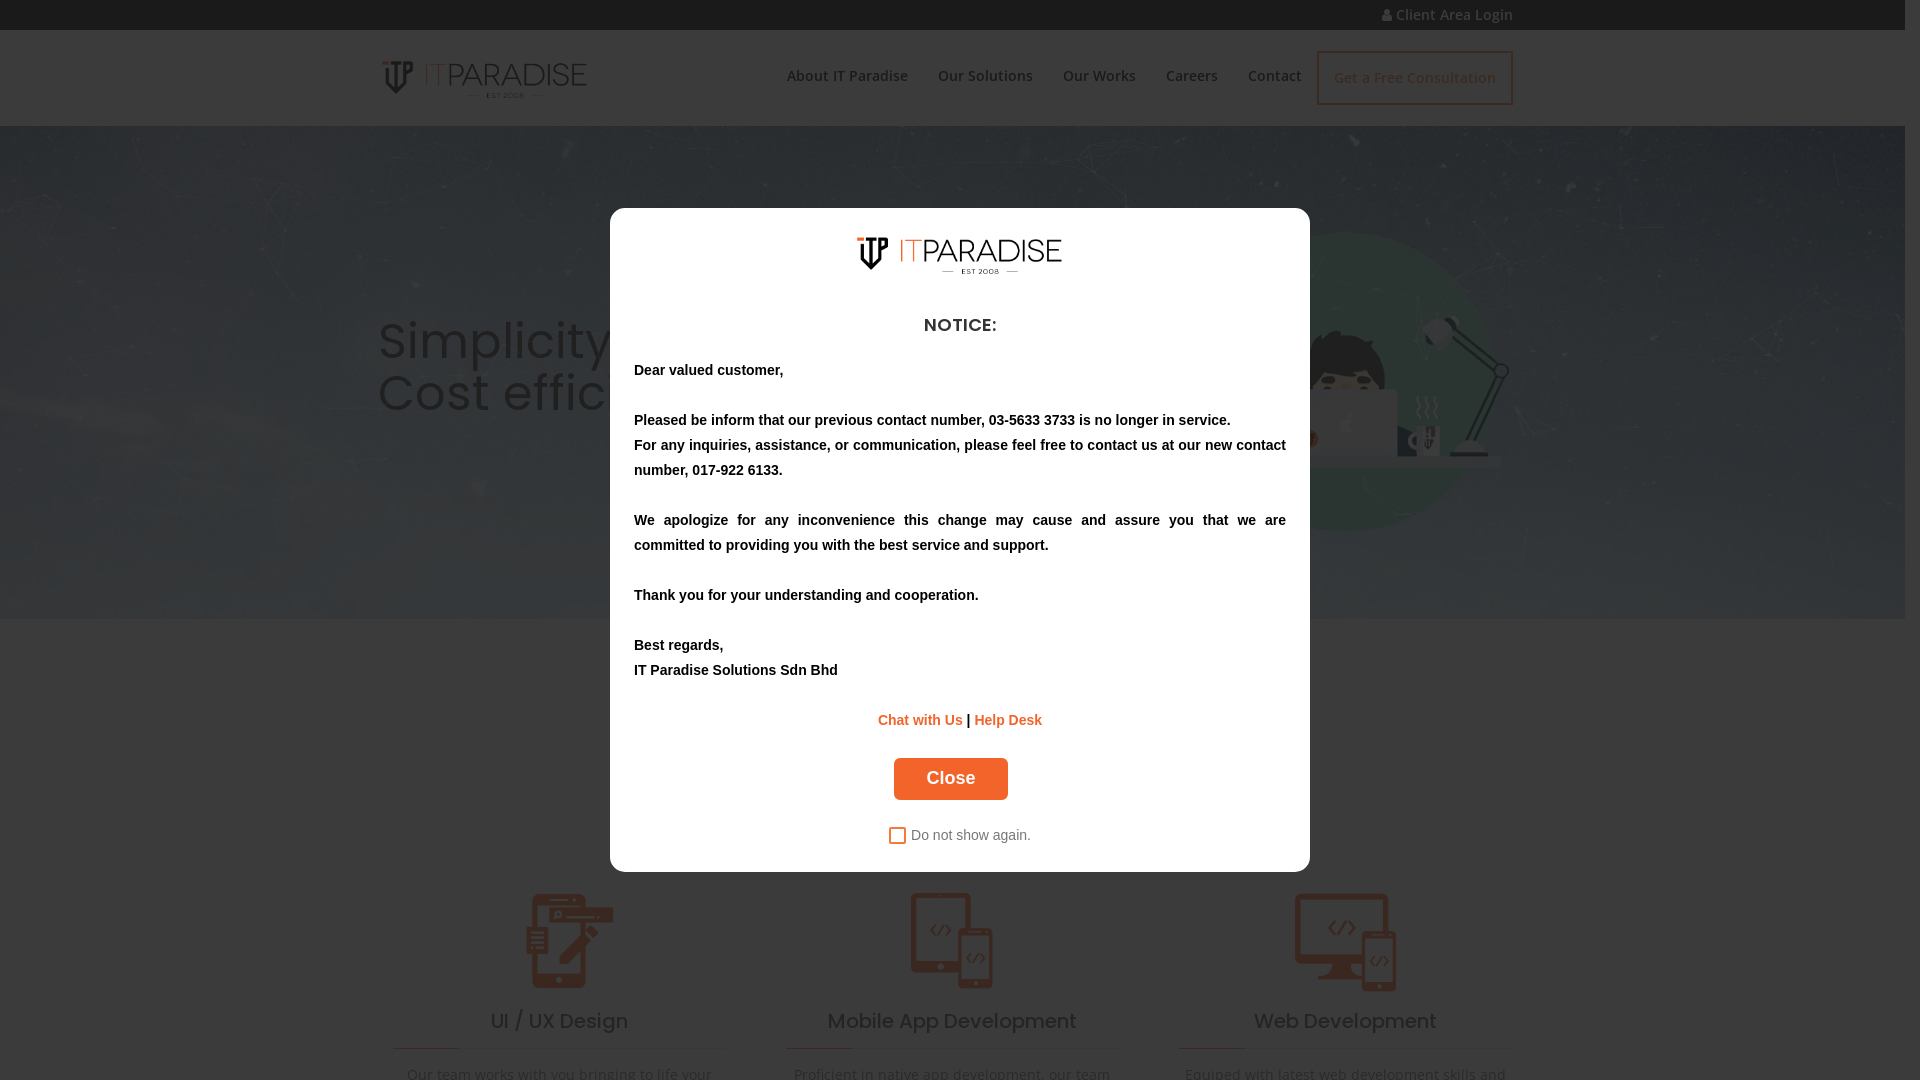  What do you see at coordinates (984, 75) in the screenshot?
I see `'Our Solutions'` at bounding box center [984, 75].